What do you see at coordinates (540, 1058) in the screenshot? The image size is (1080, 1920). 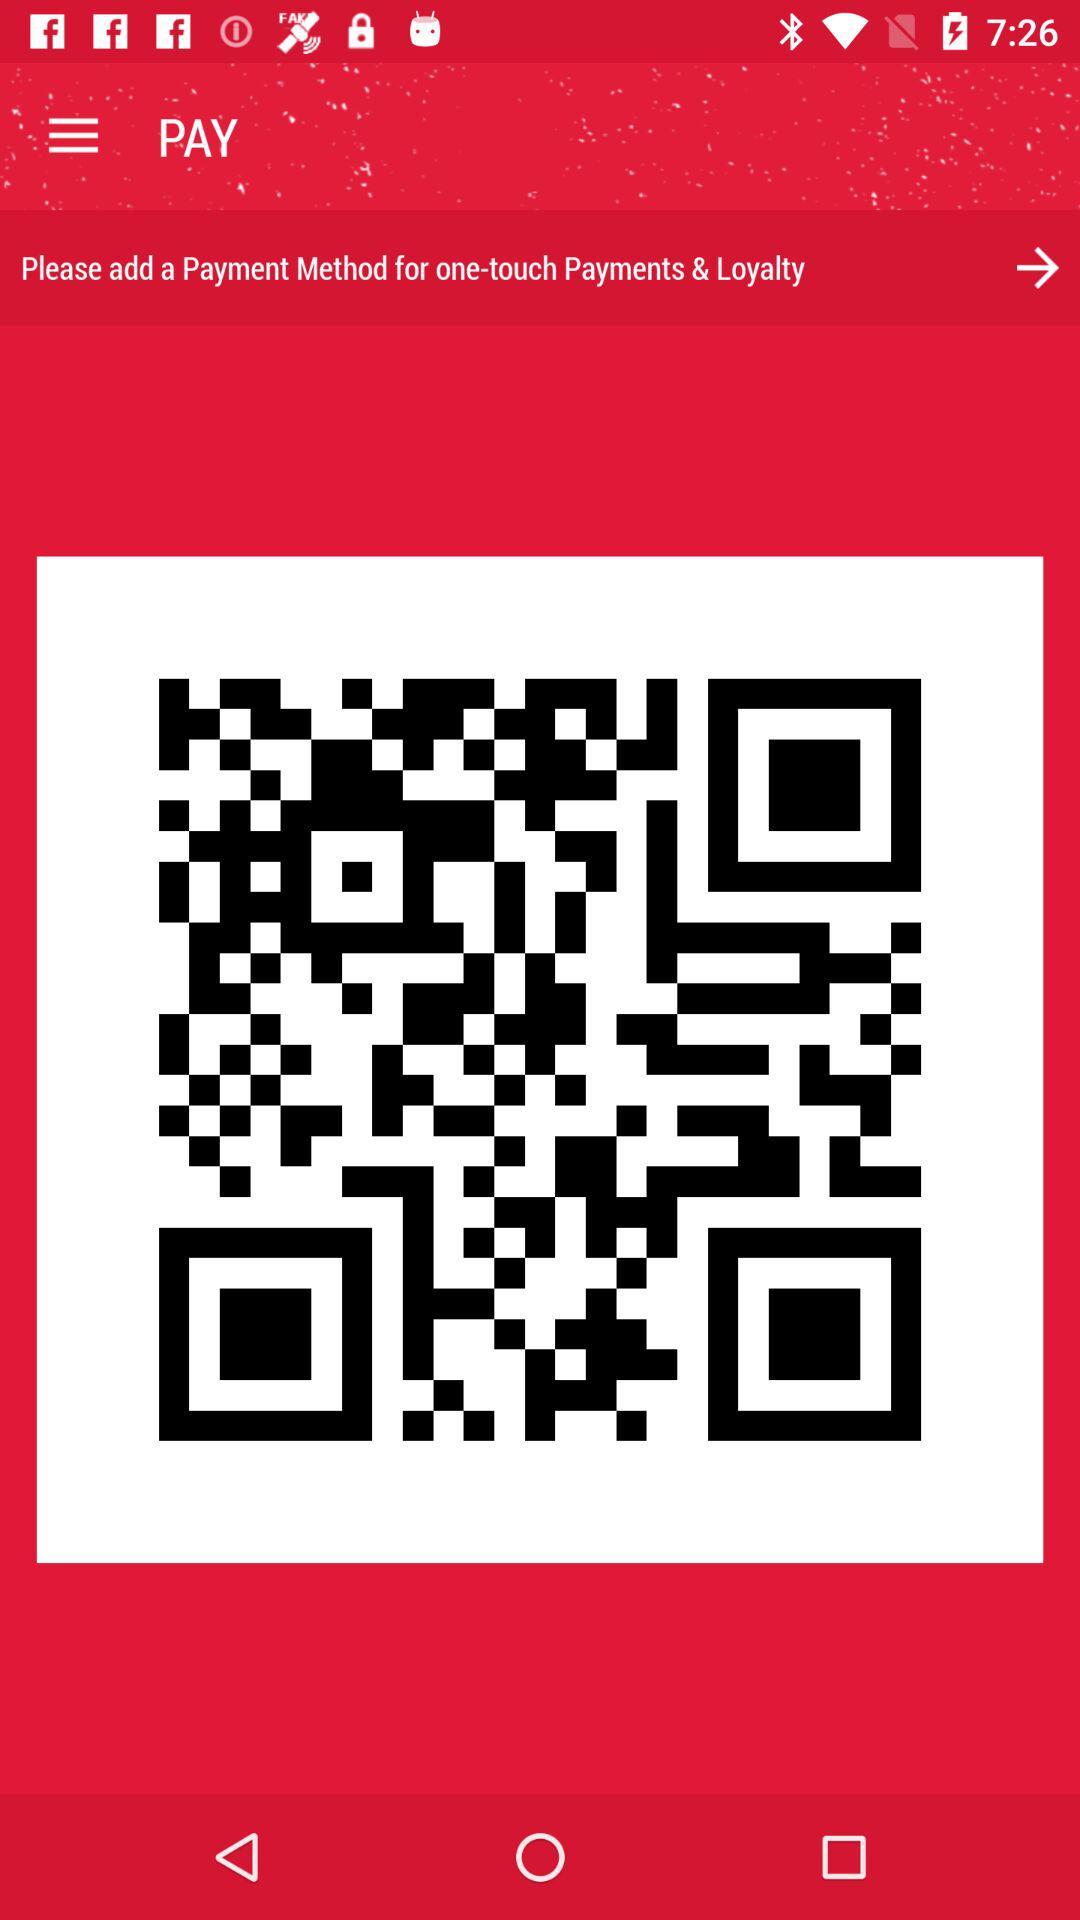 I see `icon at the center` at bounding box center [540, 1058].